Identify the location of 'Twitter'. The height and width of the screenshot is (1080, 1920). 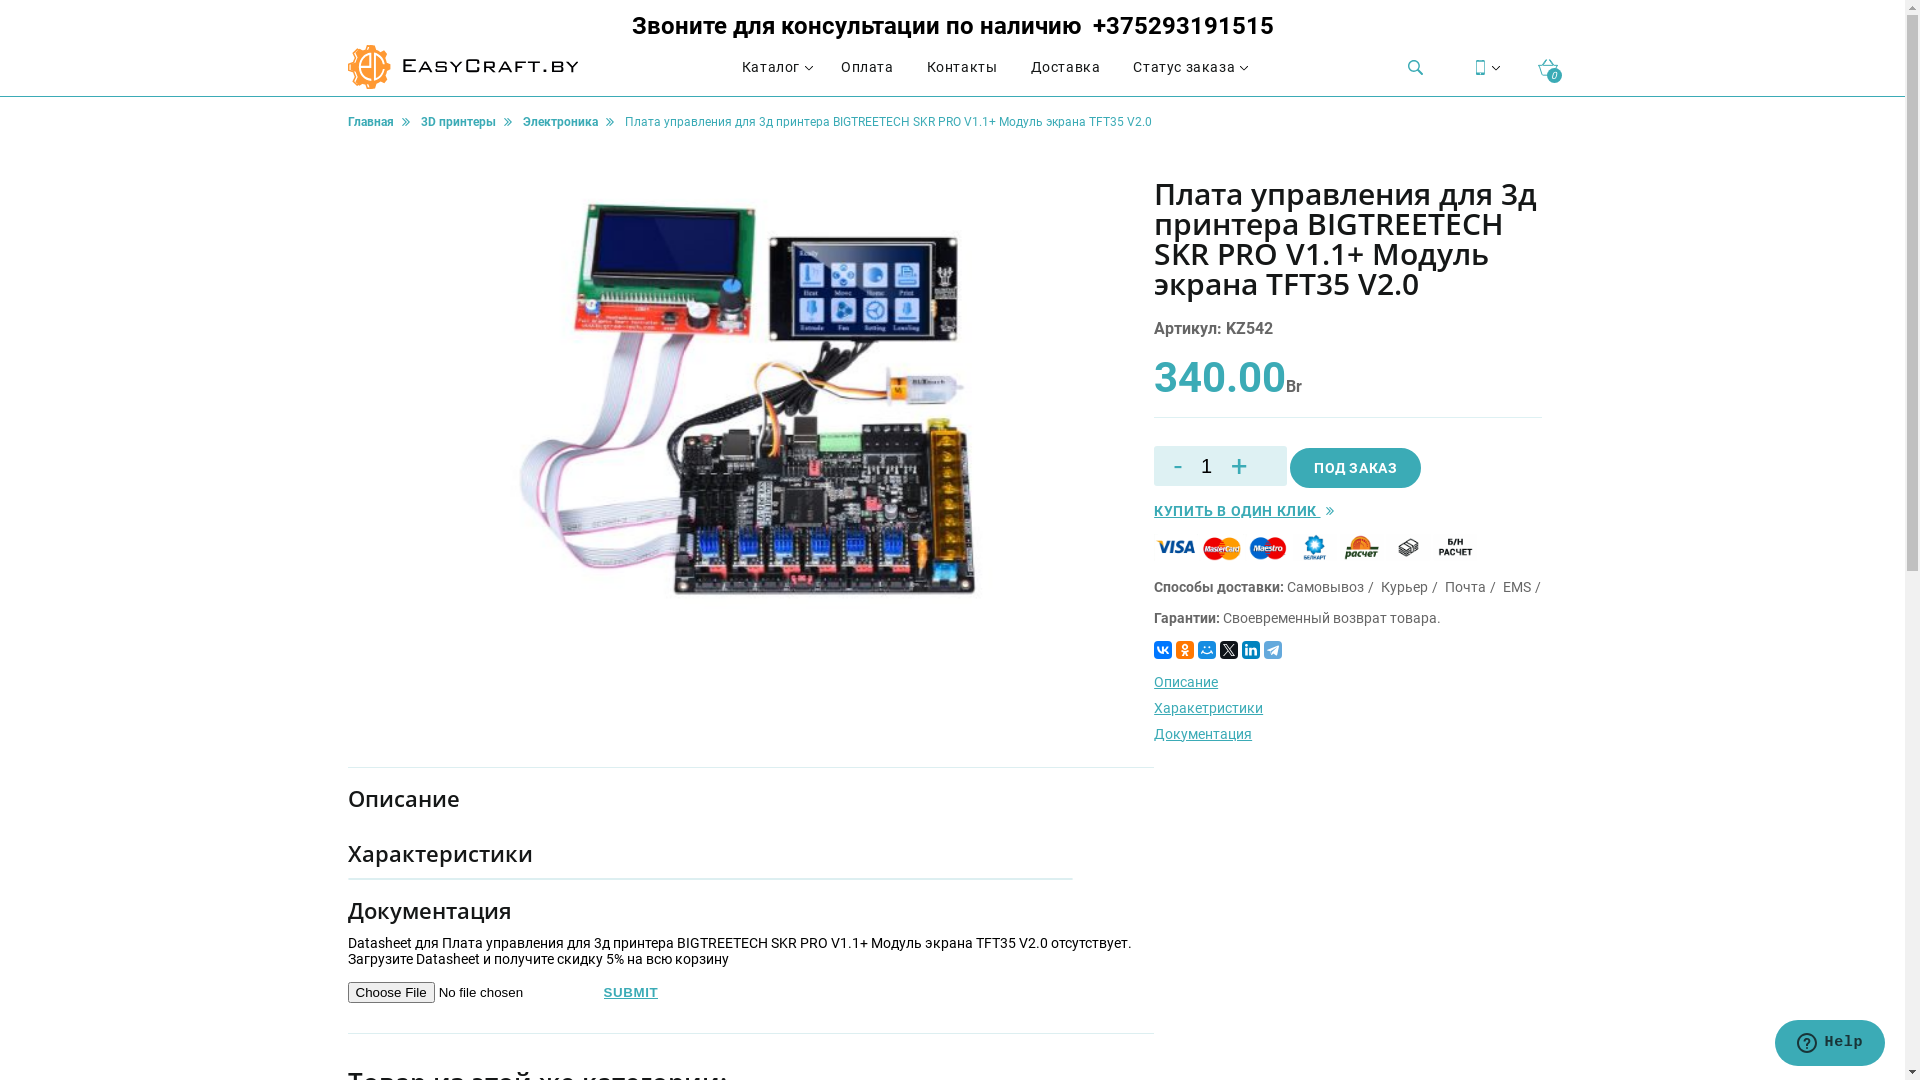
(1227, 650).